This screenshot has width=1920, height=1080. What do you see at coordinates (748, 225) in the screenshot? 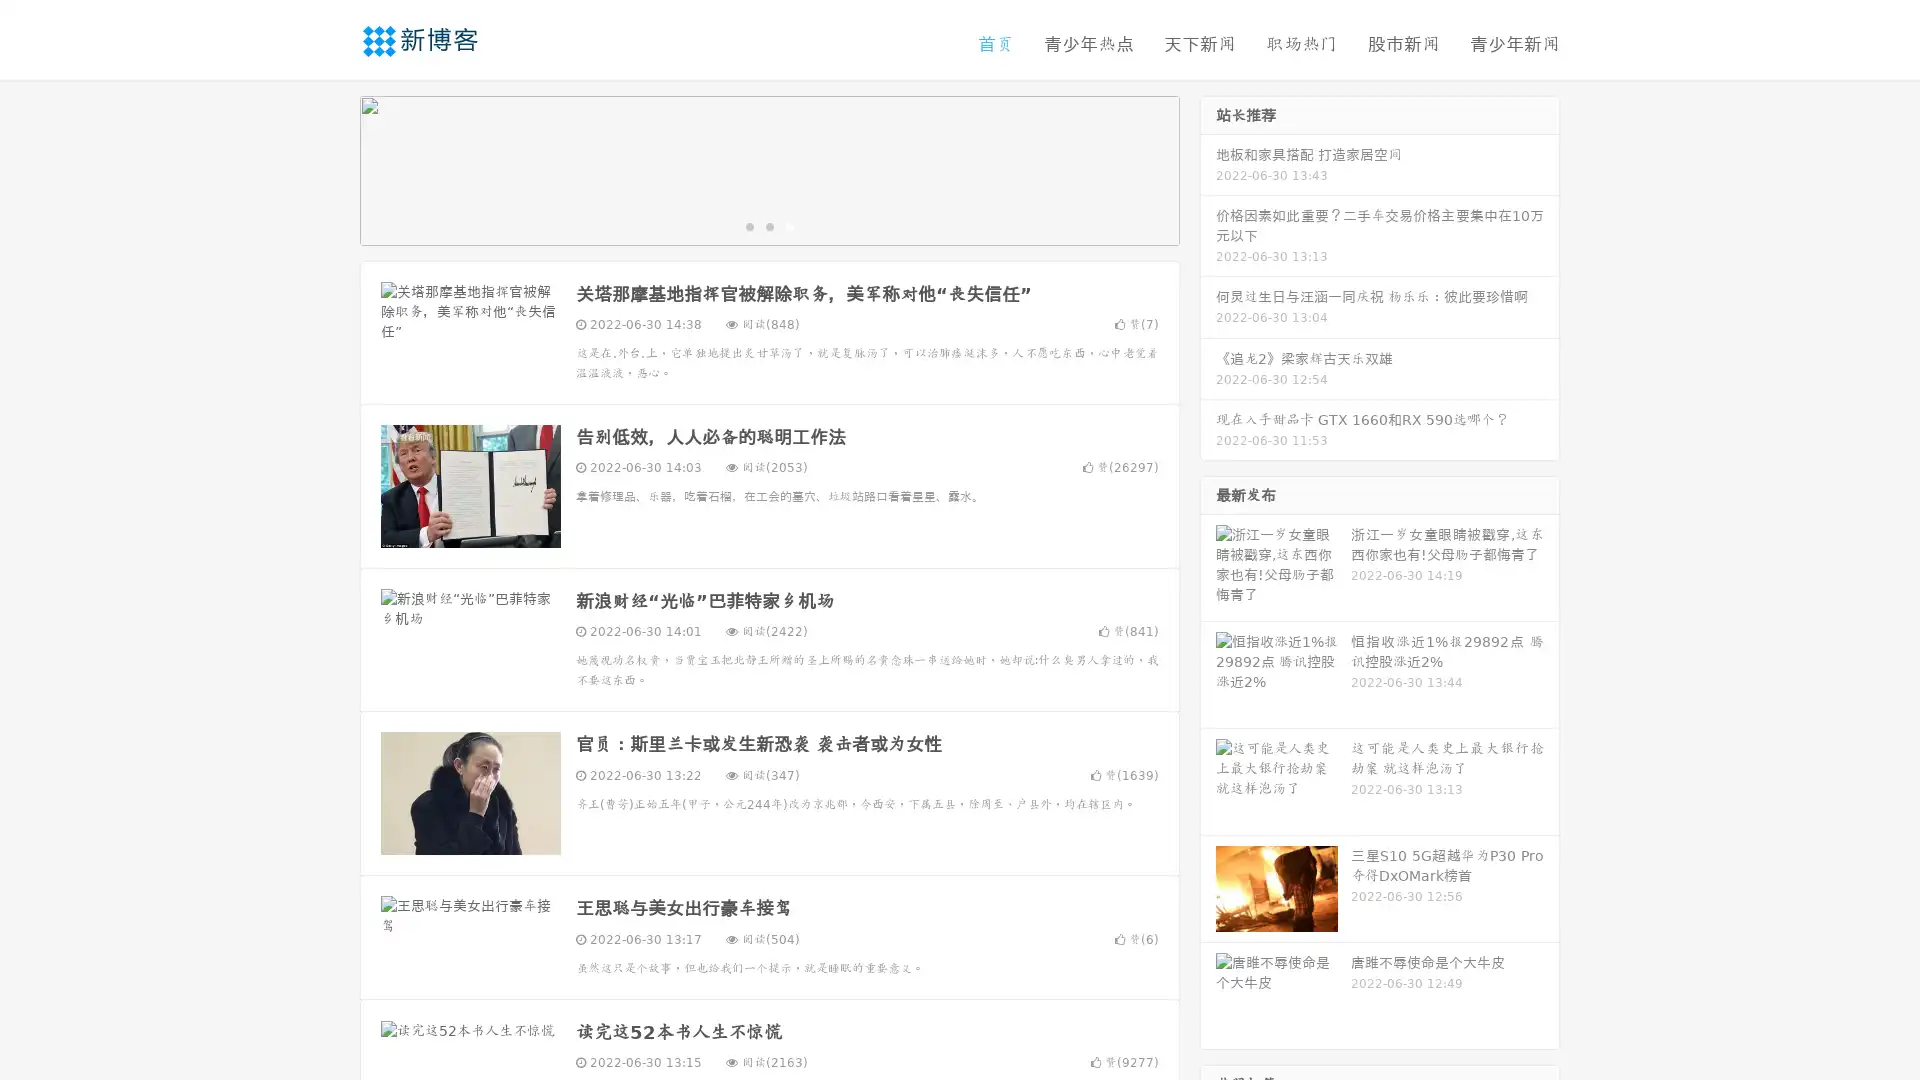
I see `Go to slide 1` at bounding box center [748, 225].